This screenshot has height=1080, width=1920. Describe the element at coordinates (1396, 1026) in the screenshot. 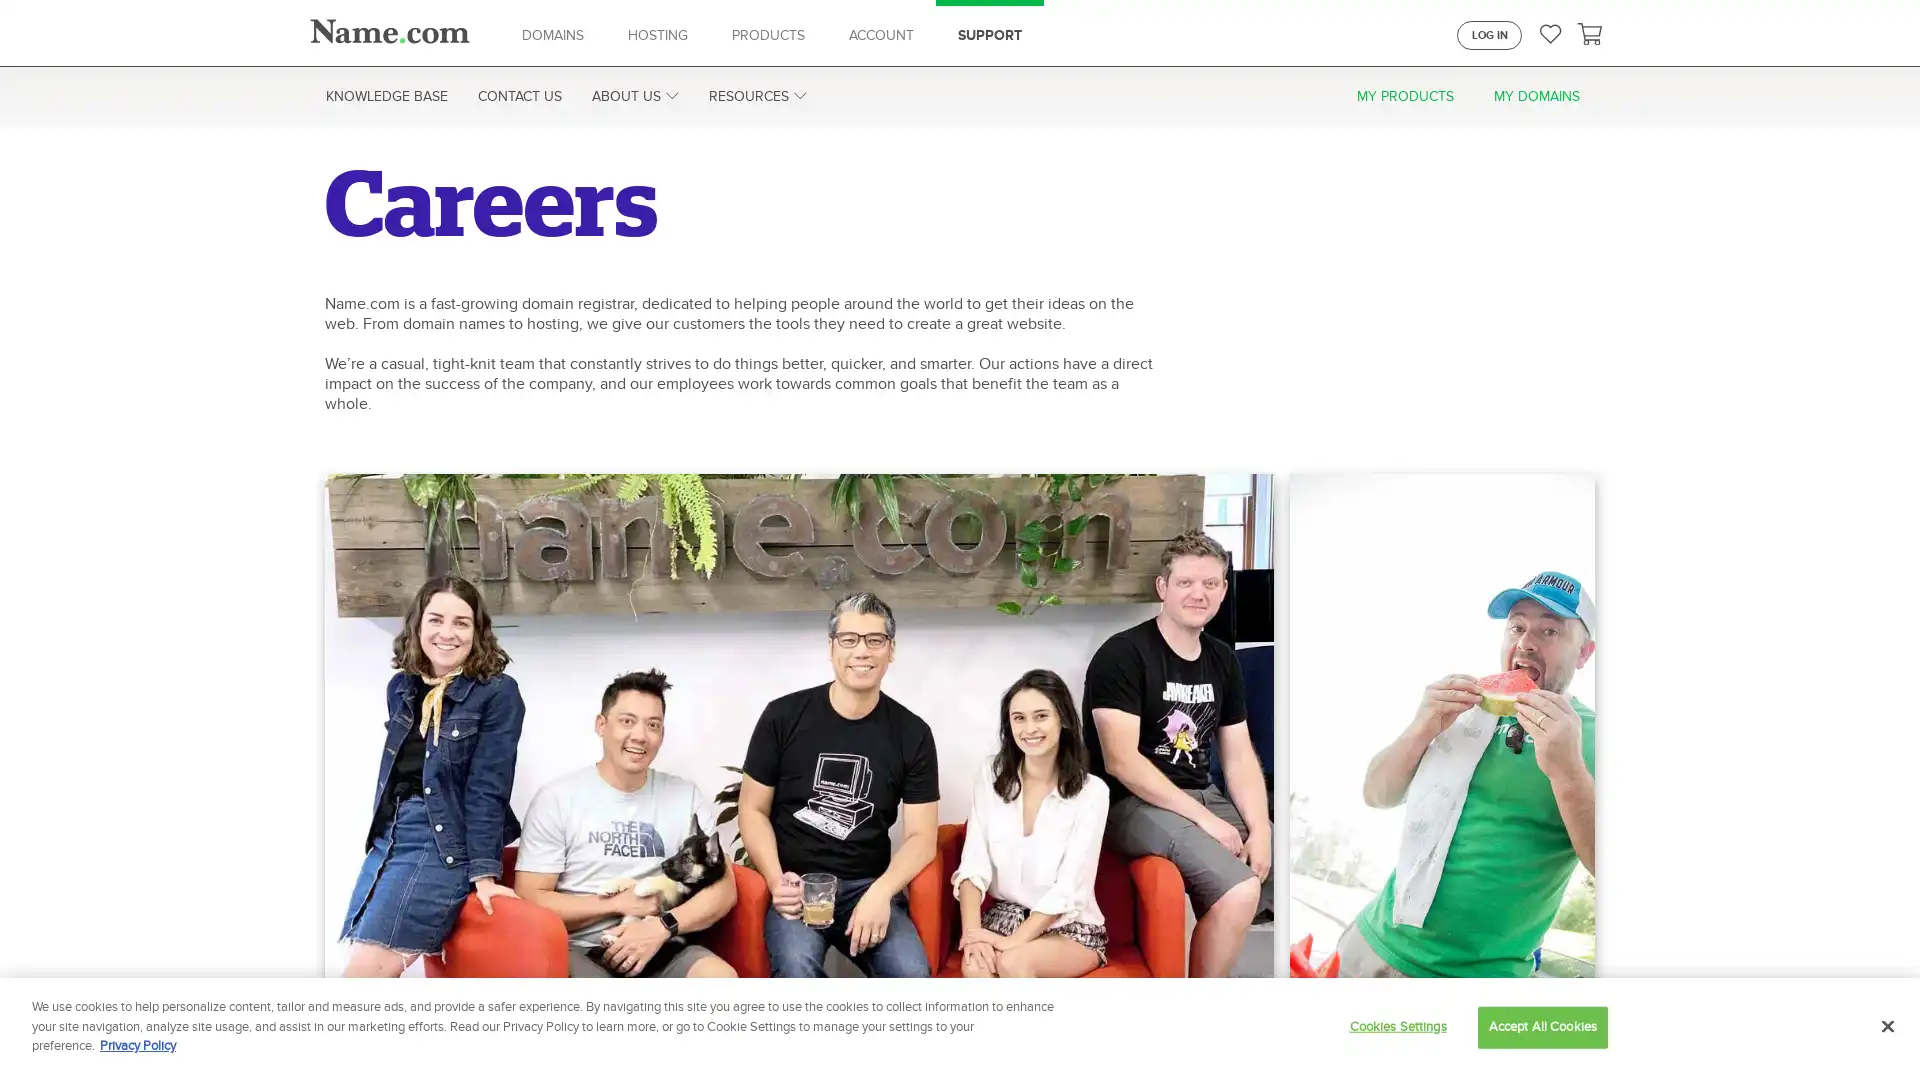

I see `Cookies Settings` at that location.